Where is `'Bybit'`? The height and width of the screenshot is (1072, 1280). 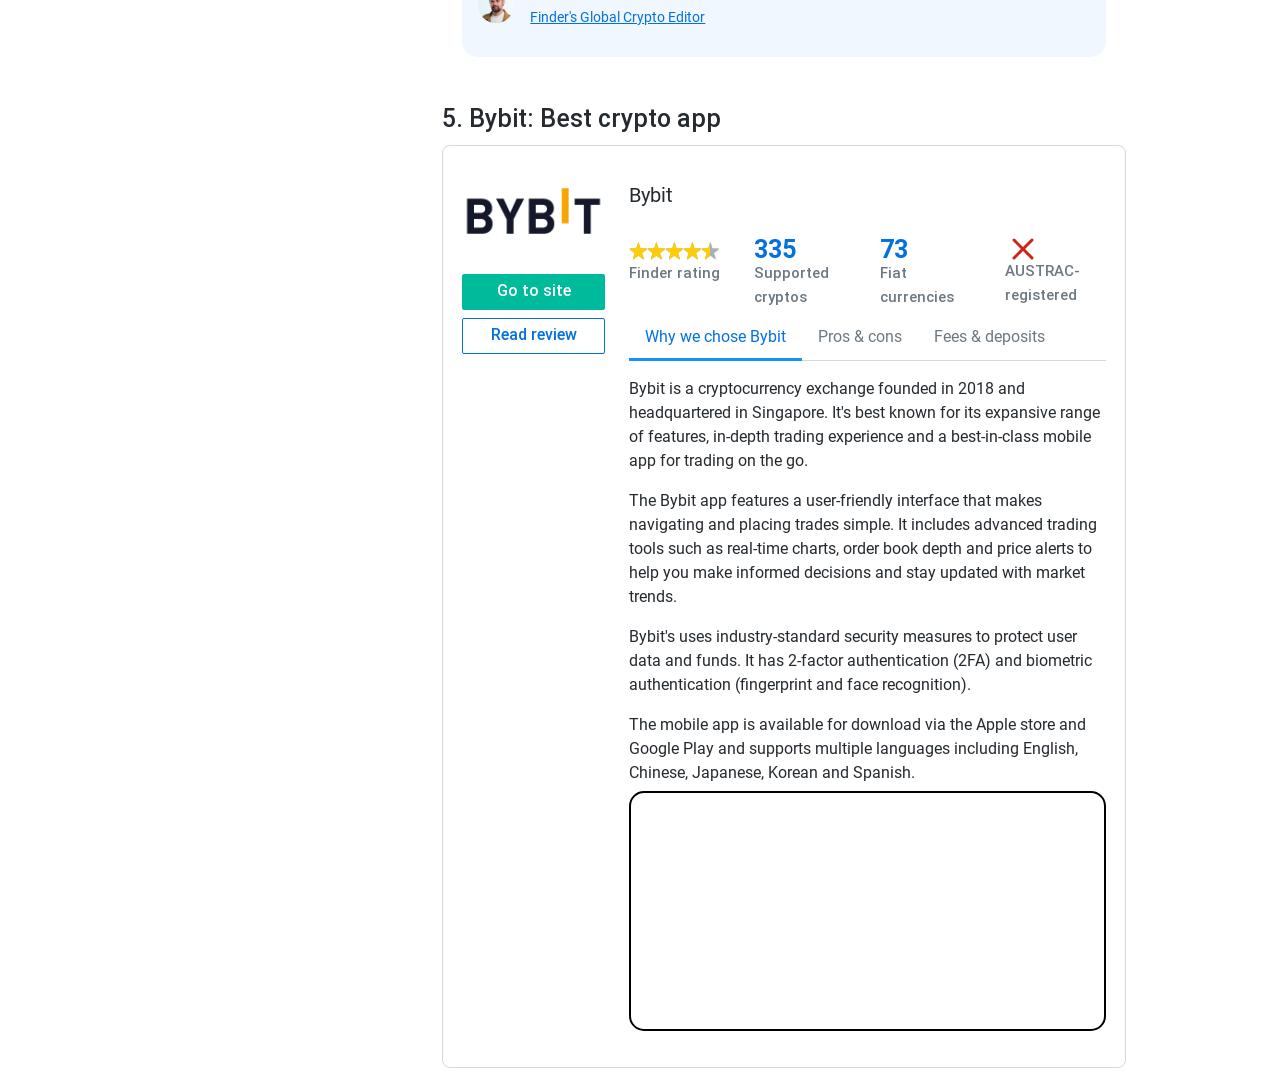 'Bybit' is located at coordinates (651, 193).